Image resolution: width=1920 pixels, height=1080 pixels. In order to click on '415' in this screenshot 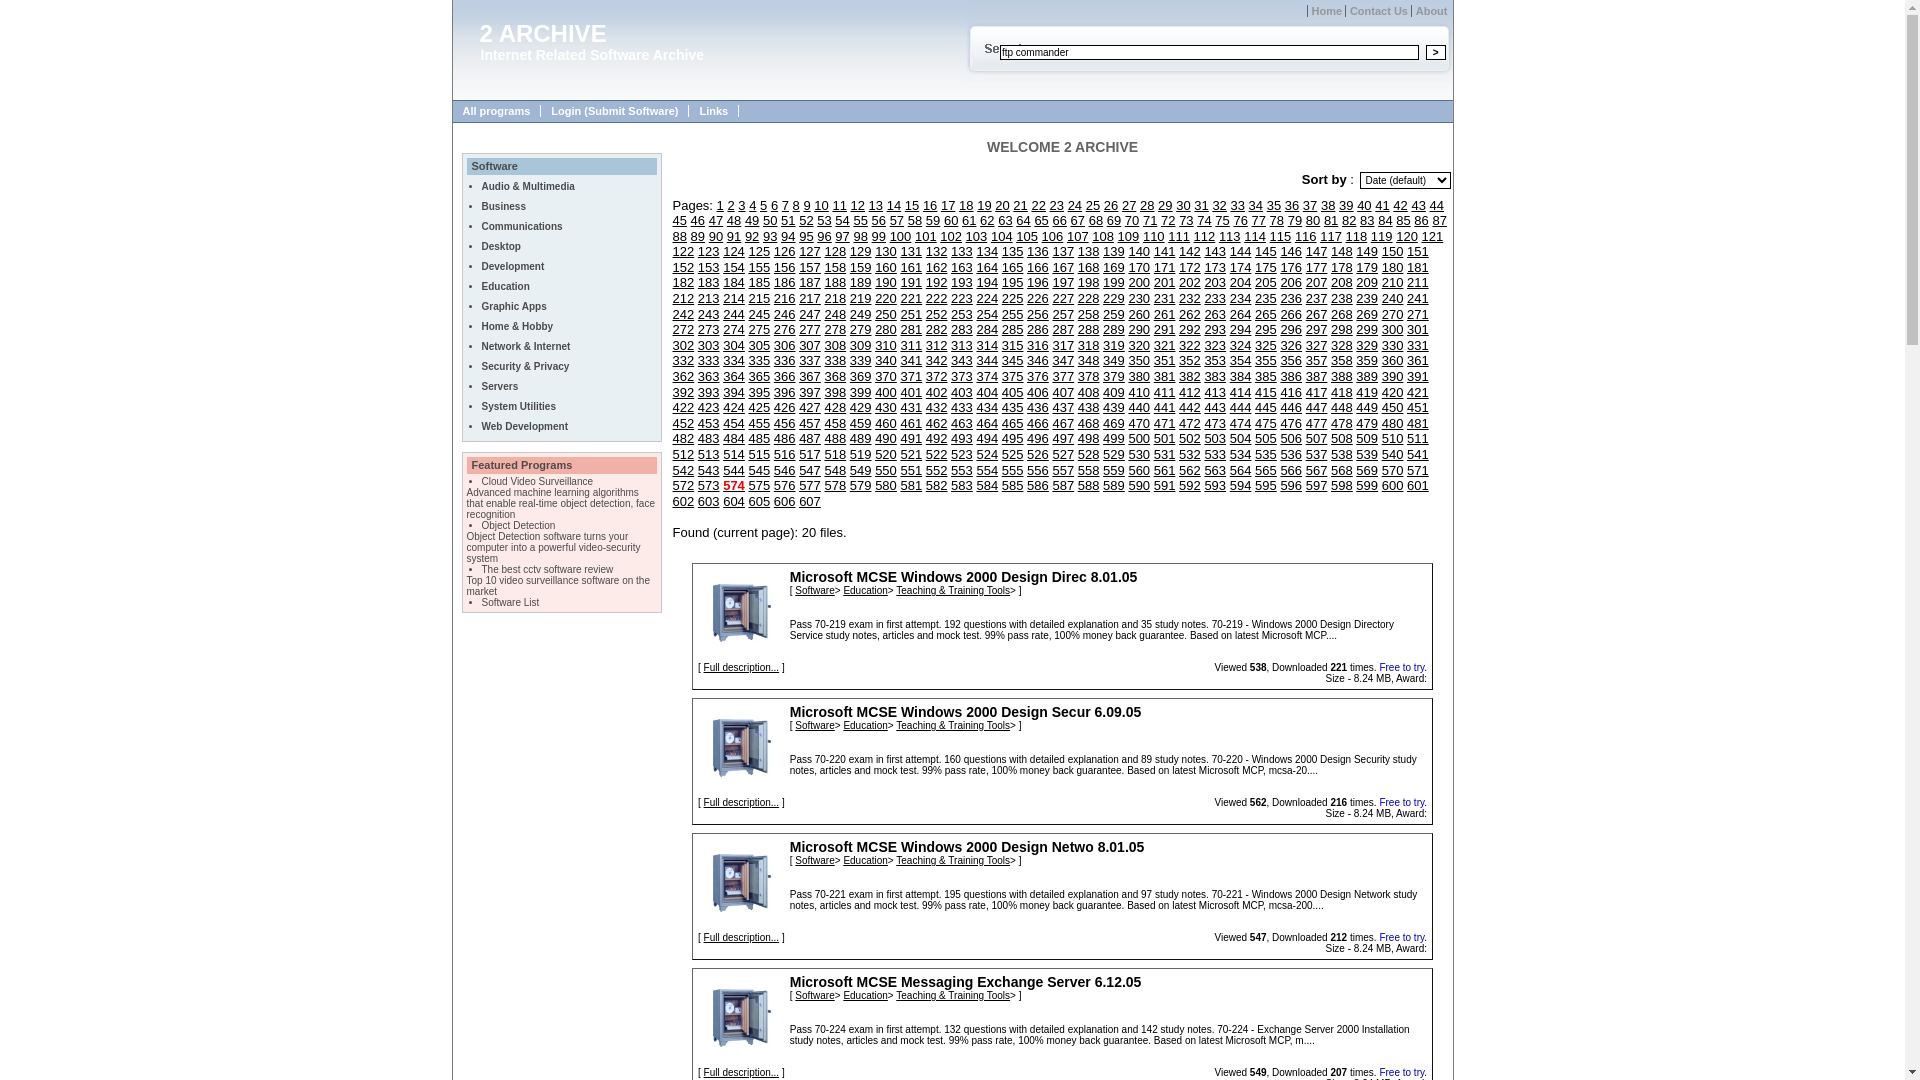, I will do `click(1265, 392)`.